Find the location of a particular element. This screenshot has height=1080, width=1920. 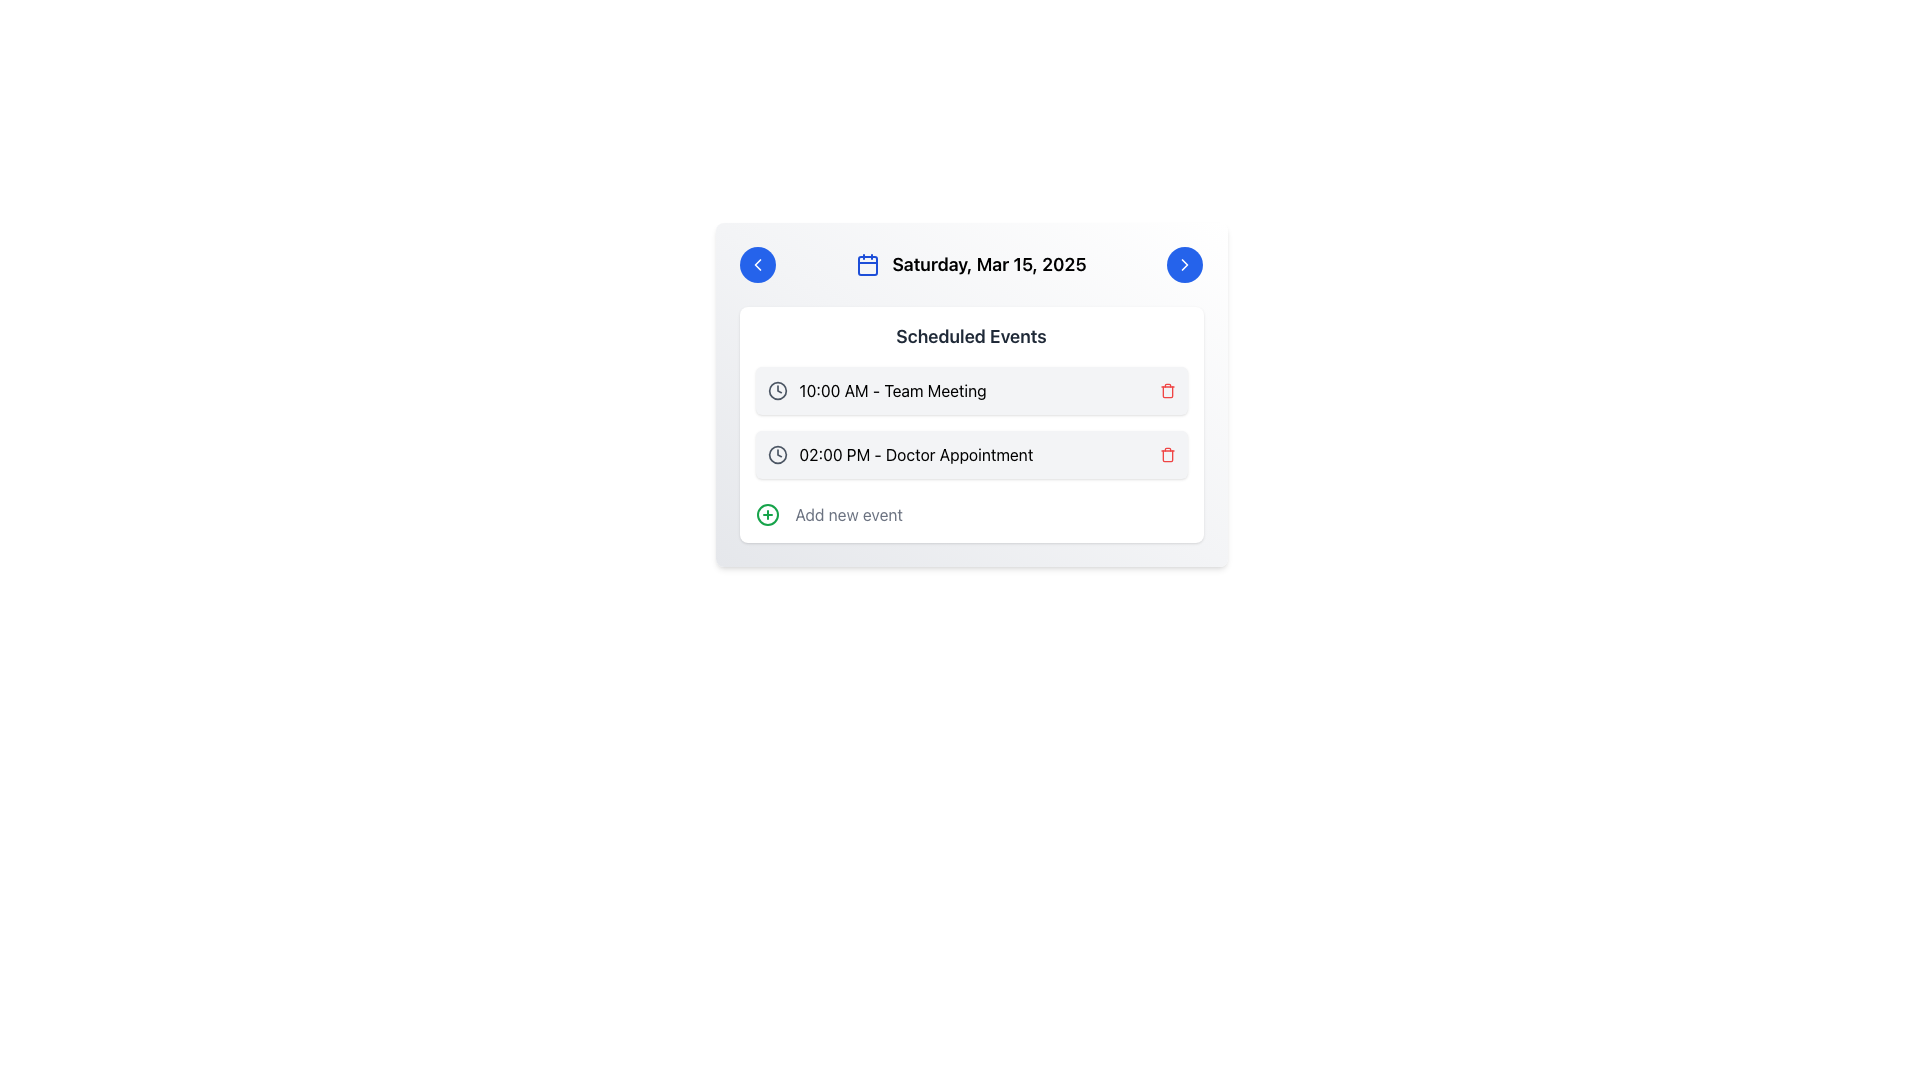

the Text label that prompts to add a new event, located to the right of the green circular plus icon in the event scheduling list is located at coordinates (849, 514).